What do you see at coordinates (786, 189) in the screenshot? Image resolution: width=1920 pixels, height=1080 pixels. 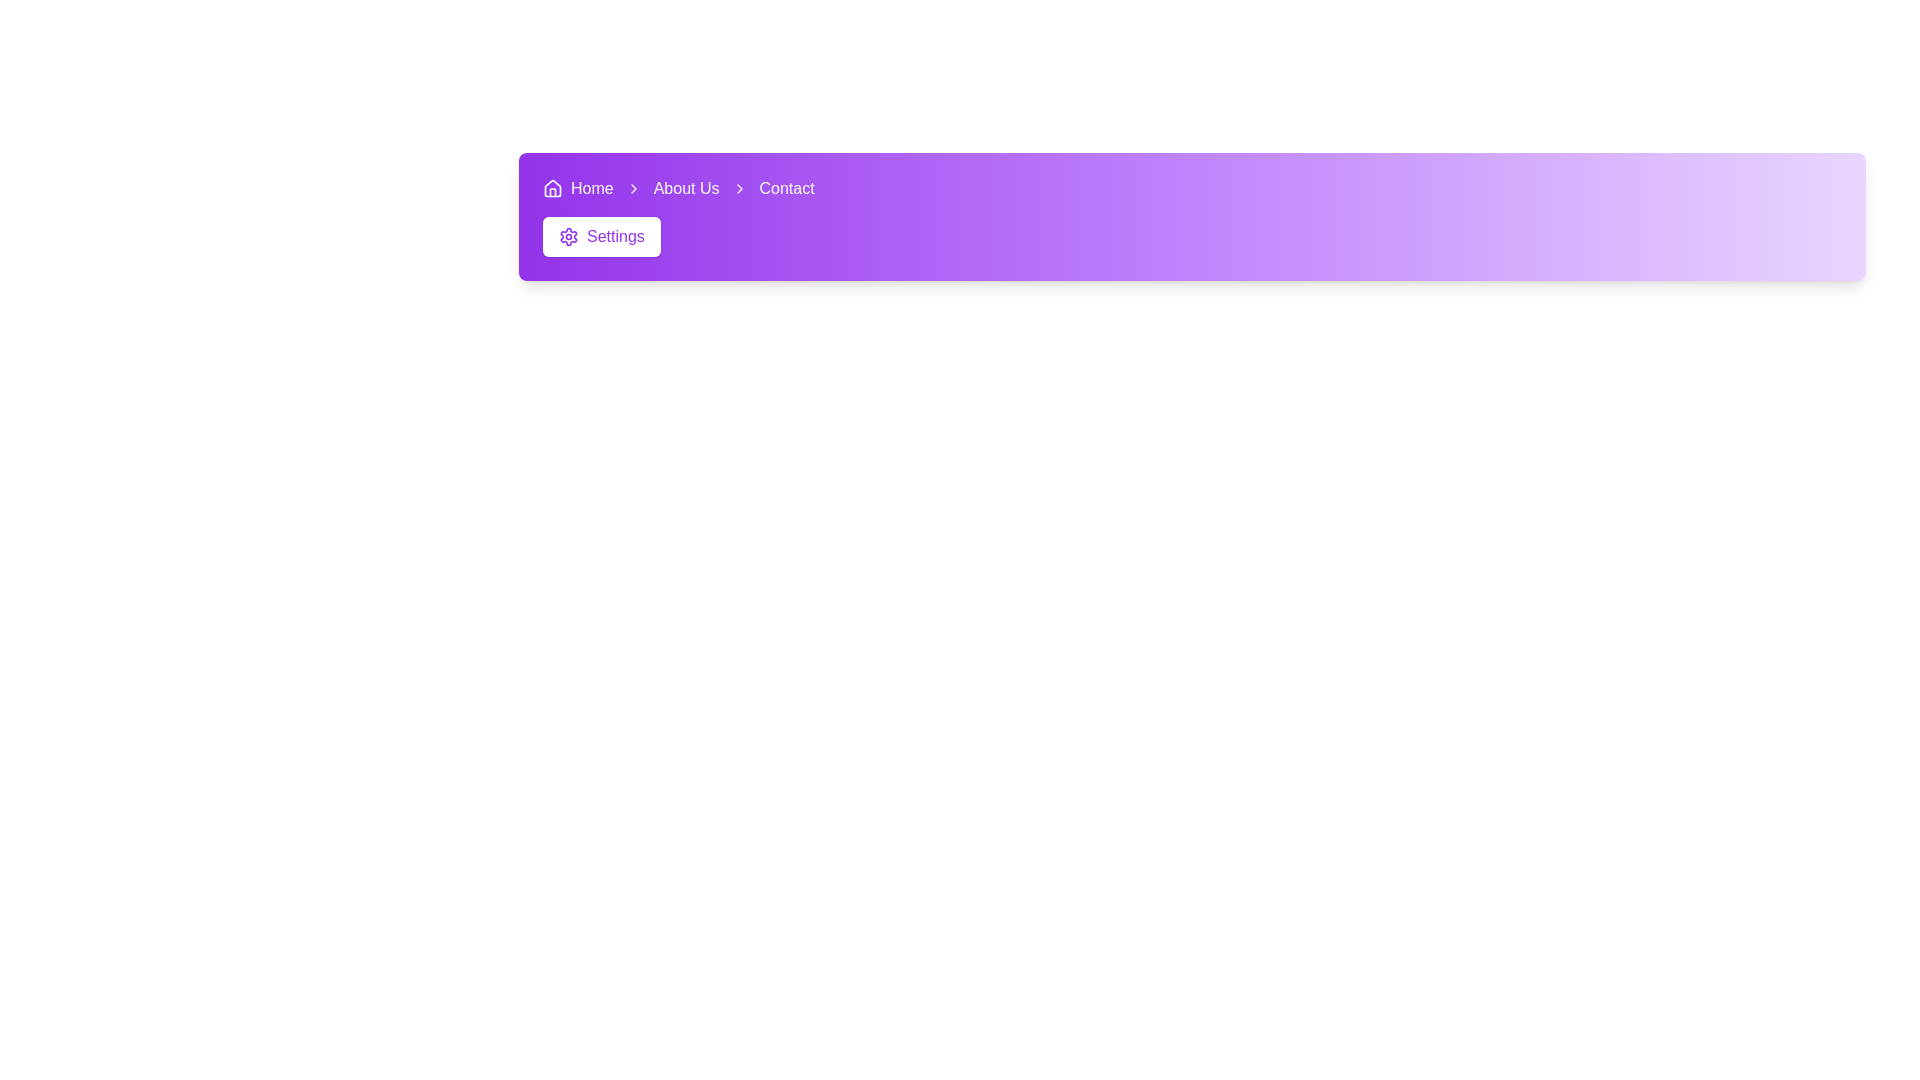 I see `the third text link in the navigation bar, which likely redirects to the Contact page` at bounding box center [786, 189].